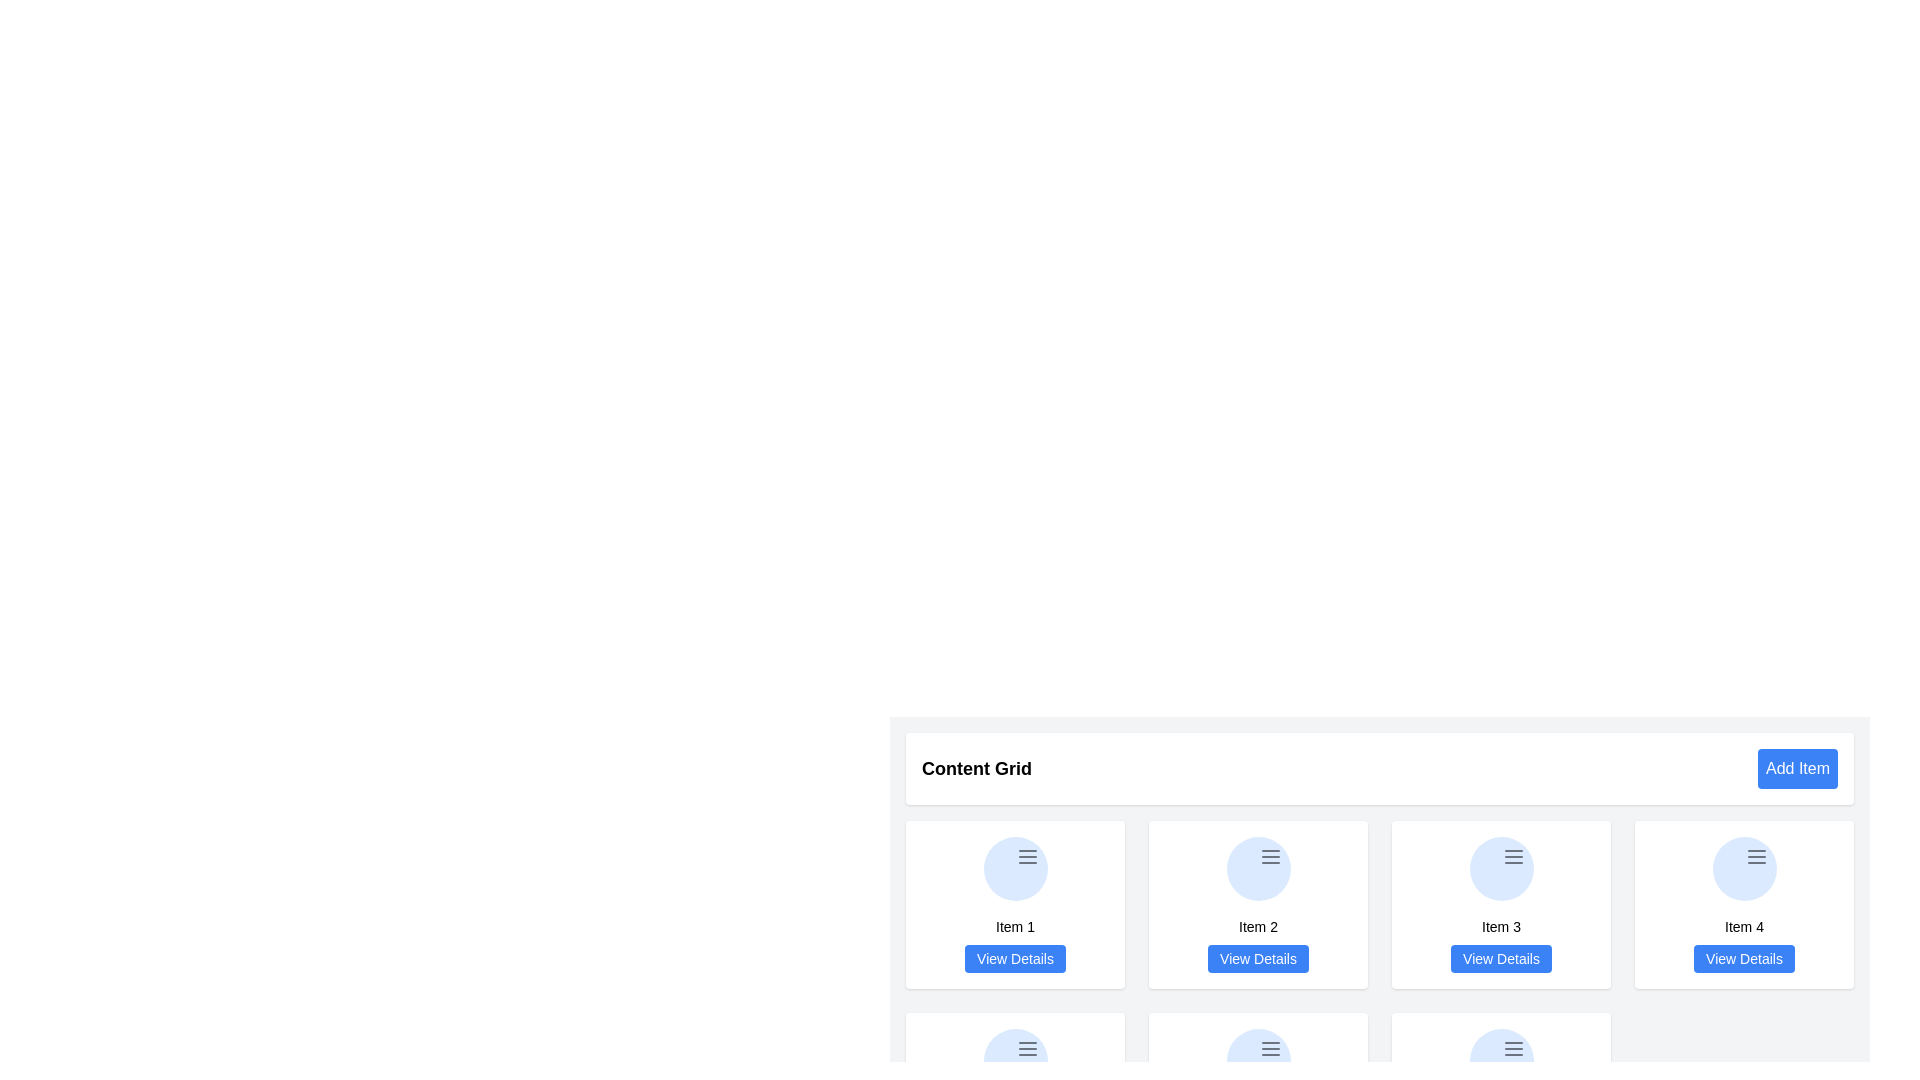 The image size is (1920, 1080). I want to click on the menu icon located within a circular light blue background at the top right corner of 'Item 3' in the grid layout, so click(1027, 1048).